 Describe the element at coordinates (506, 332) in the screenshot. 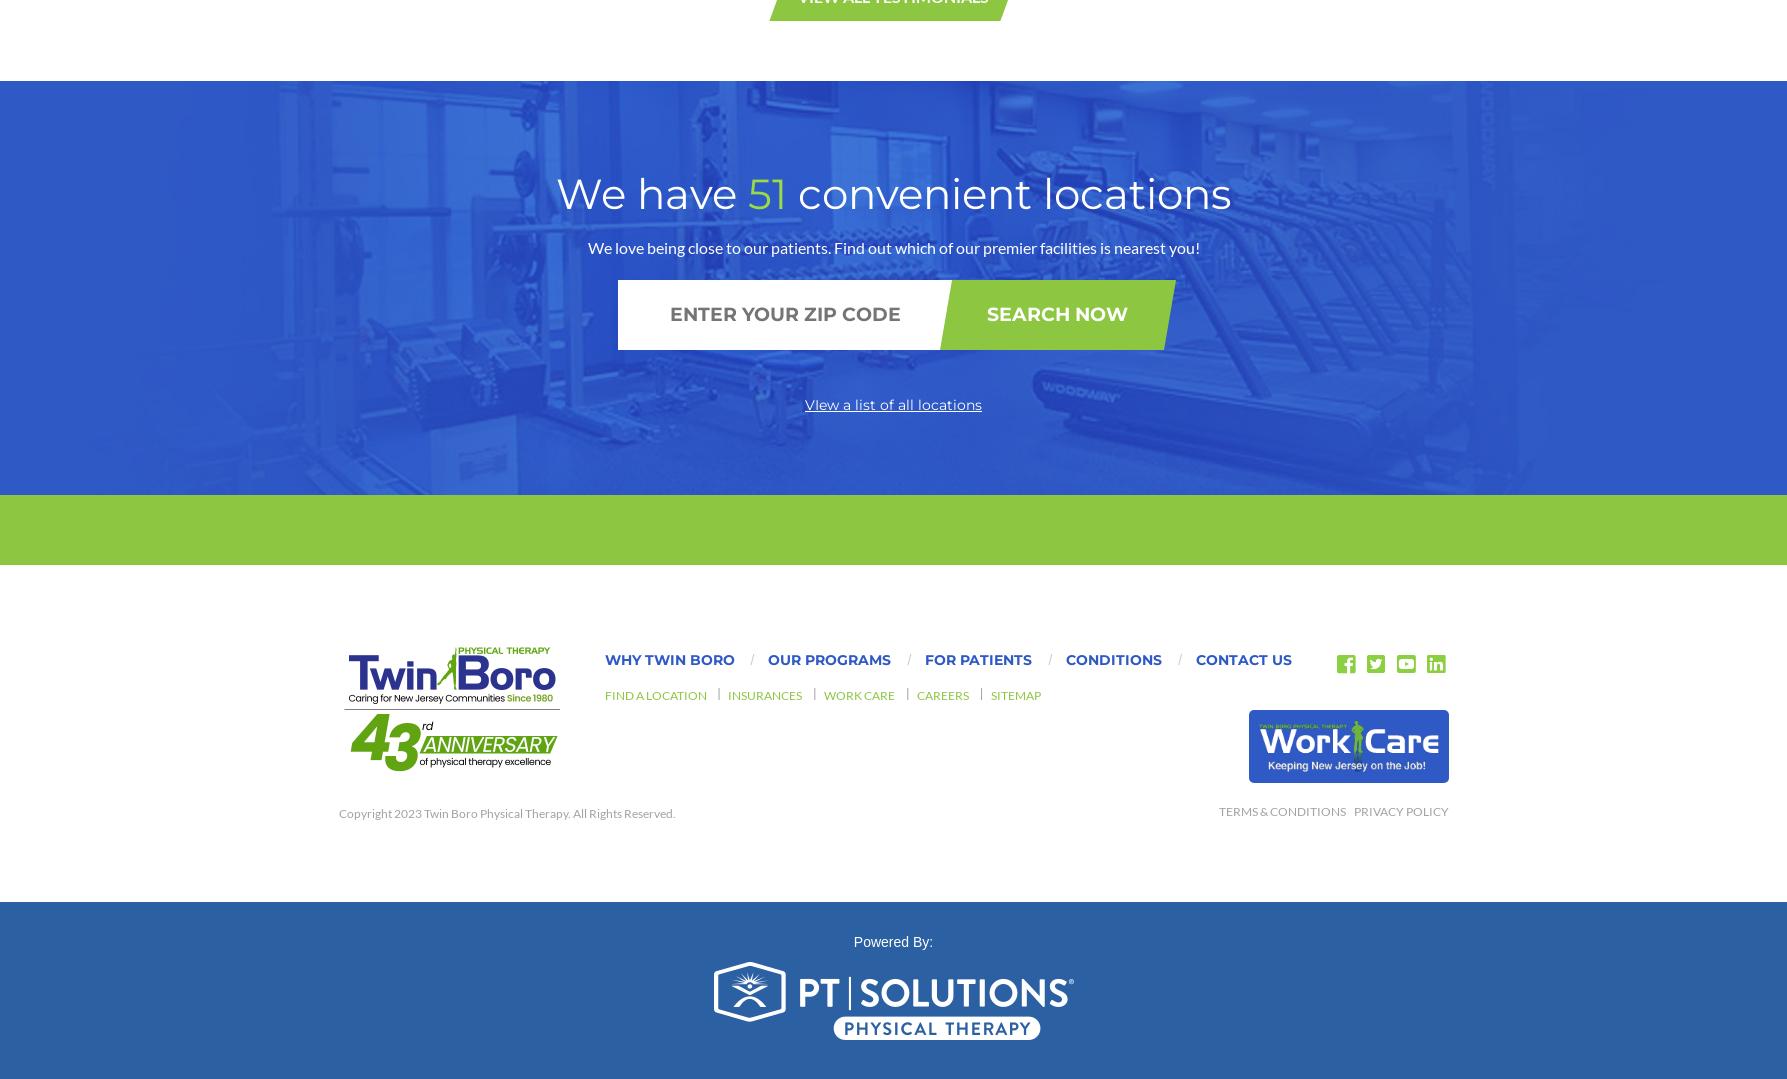

I see `'Copyright 2023 Twin Boro Physical Therapy. All Rights Reserved.'` at that location.